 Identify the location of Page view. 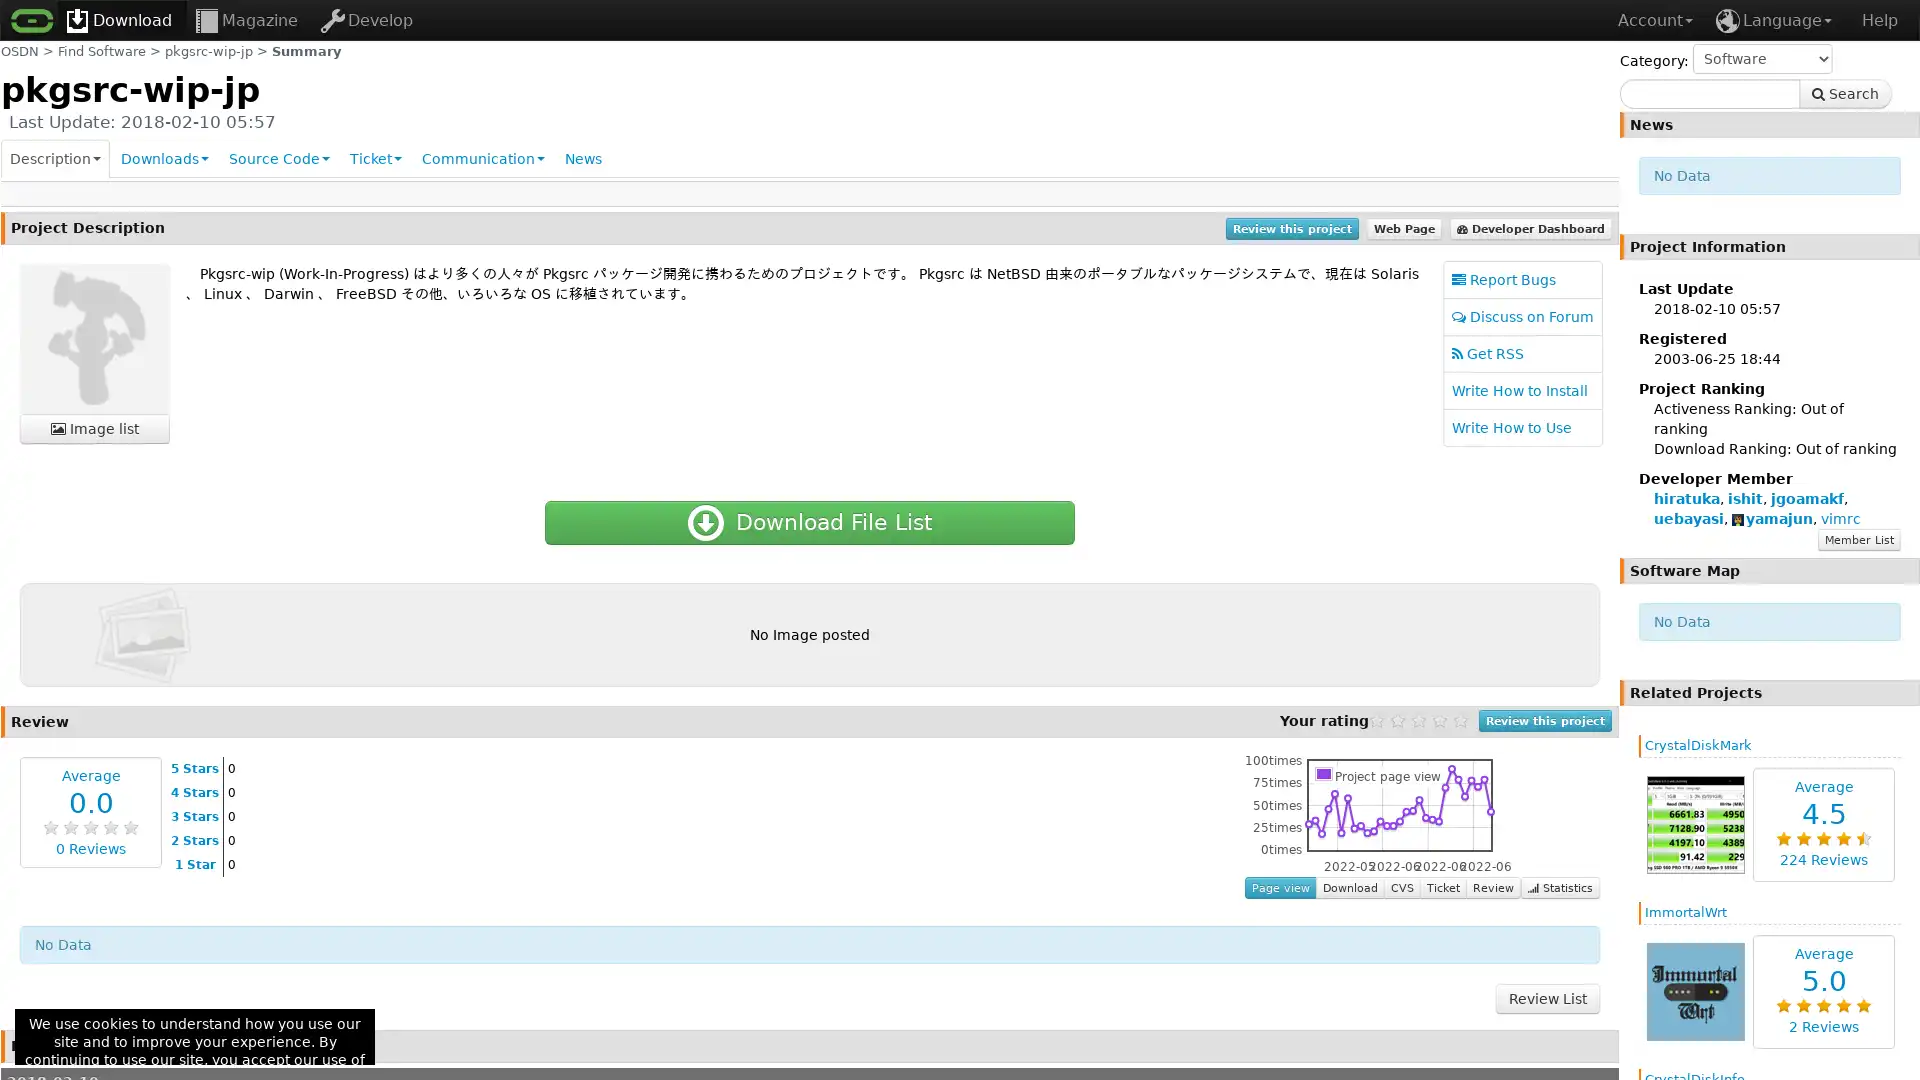
(1281, 886).